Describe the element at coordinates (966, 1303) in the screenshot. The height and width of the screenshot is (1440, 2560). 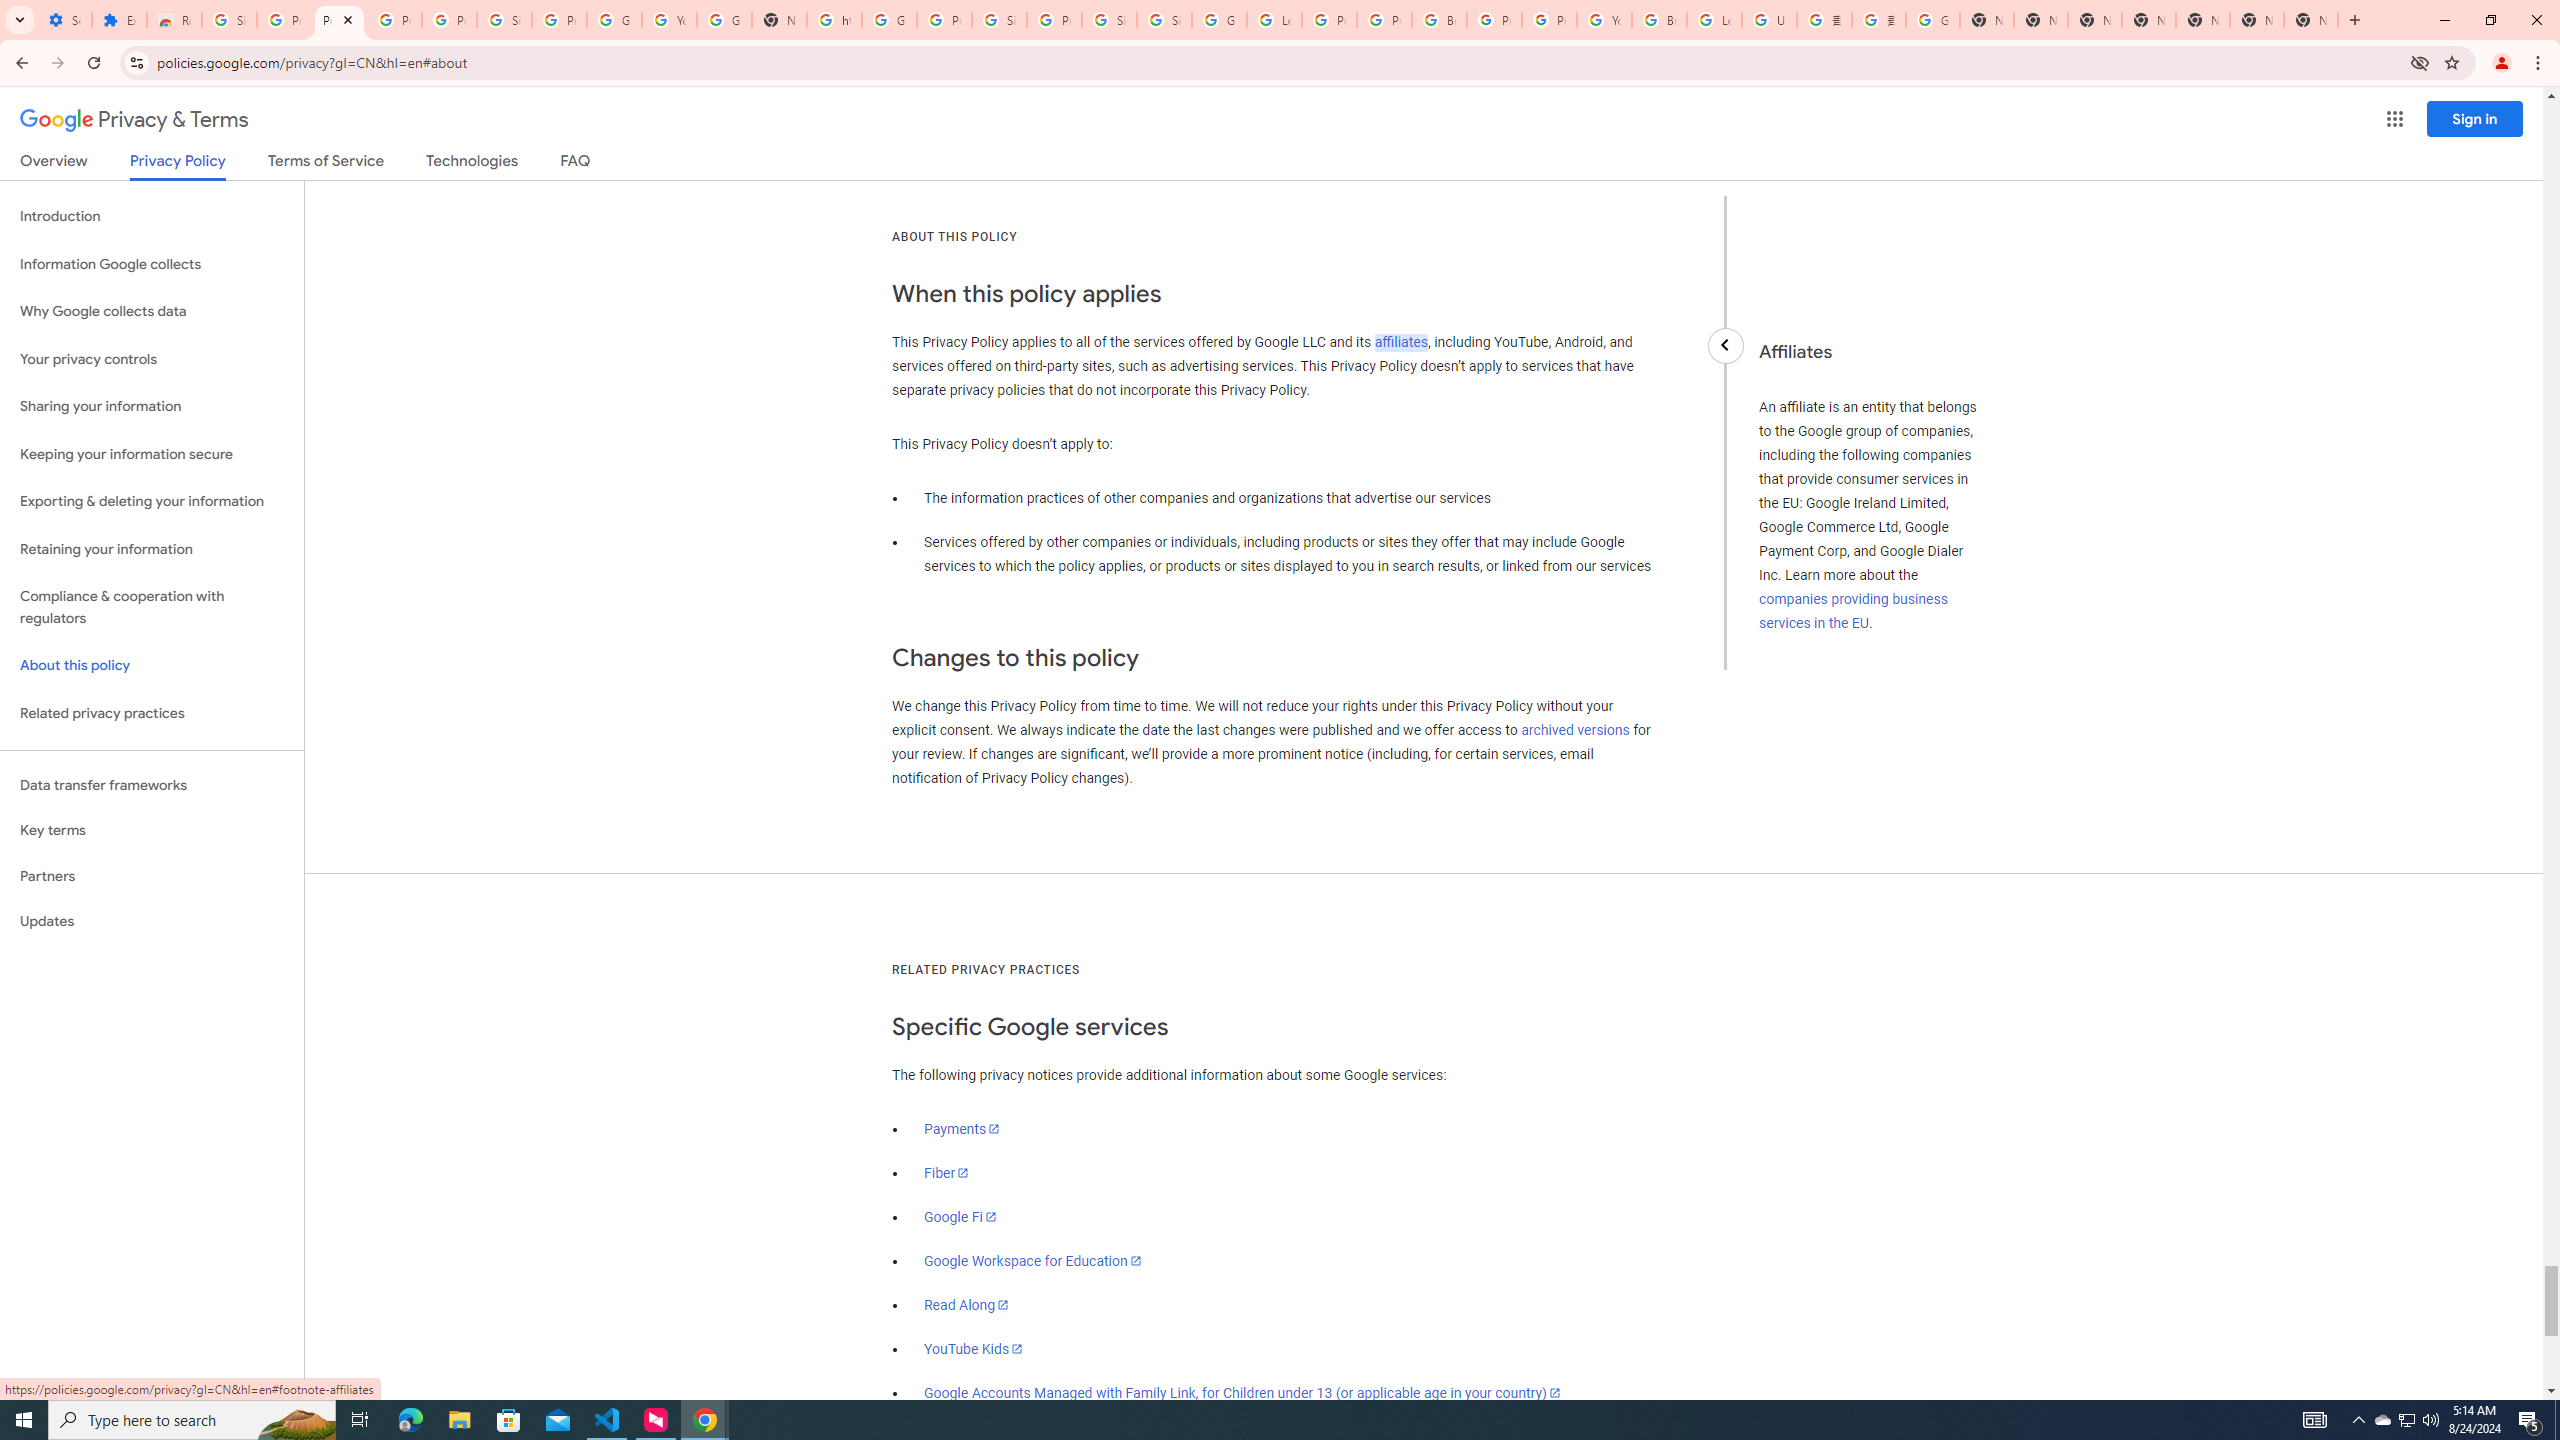
I see `'Read Along'` at that location.